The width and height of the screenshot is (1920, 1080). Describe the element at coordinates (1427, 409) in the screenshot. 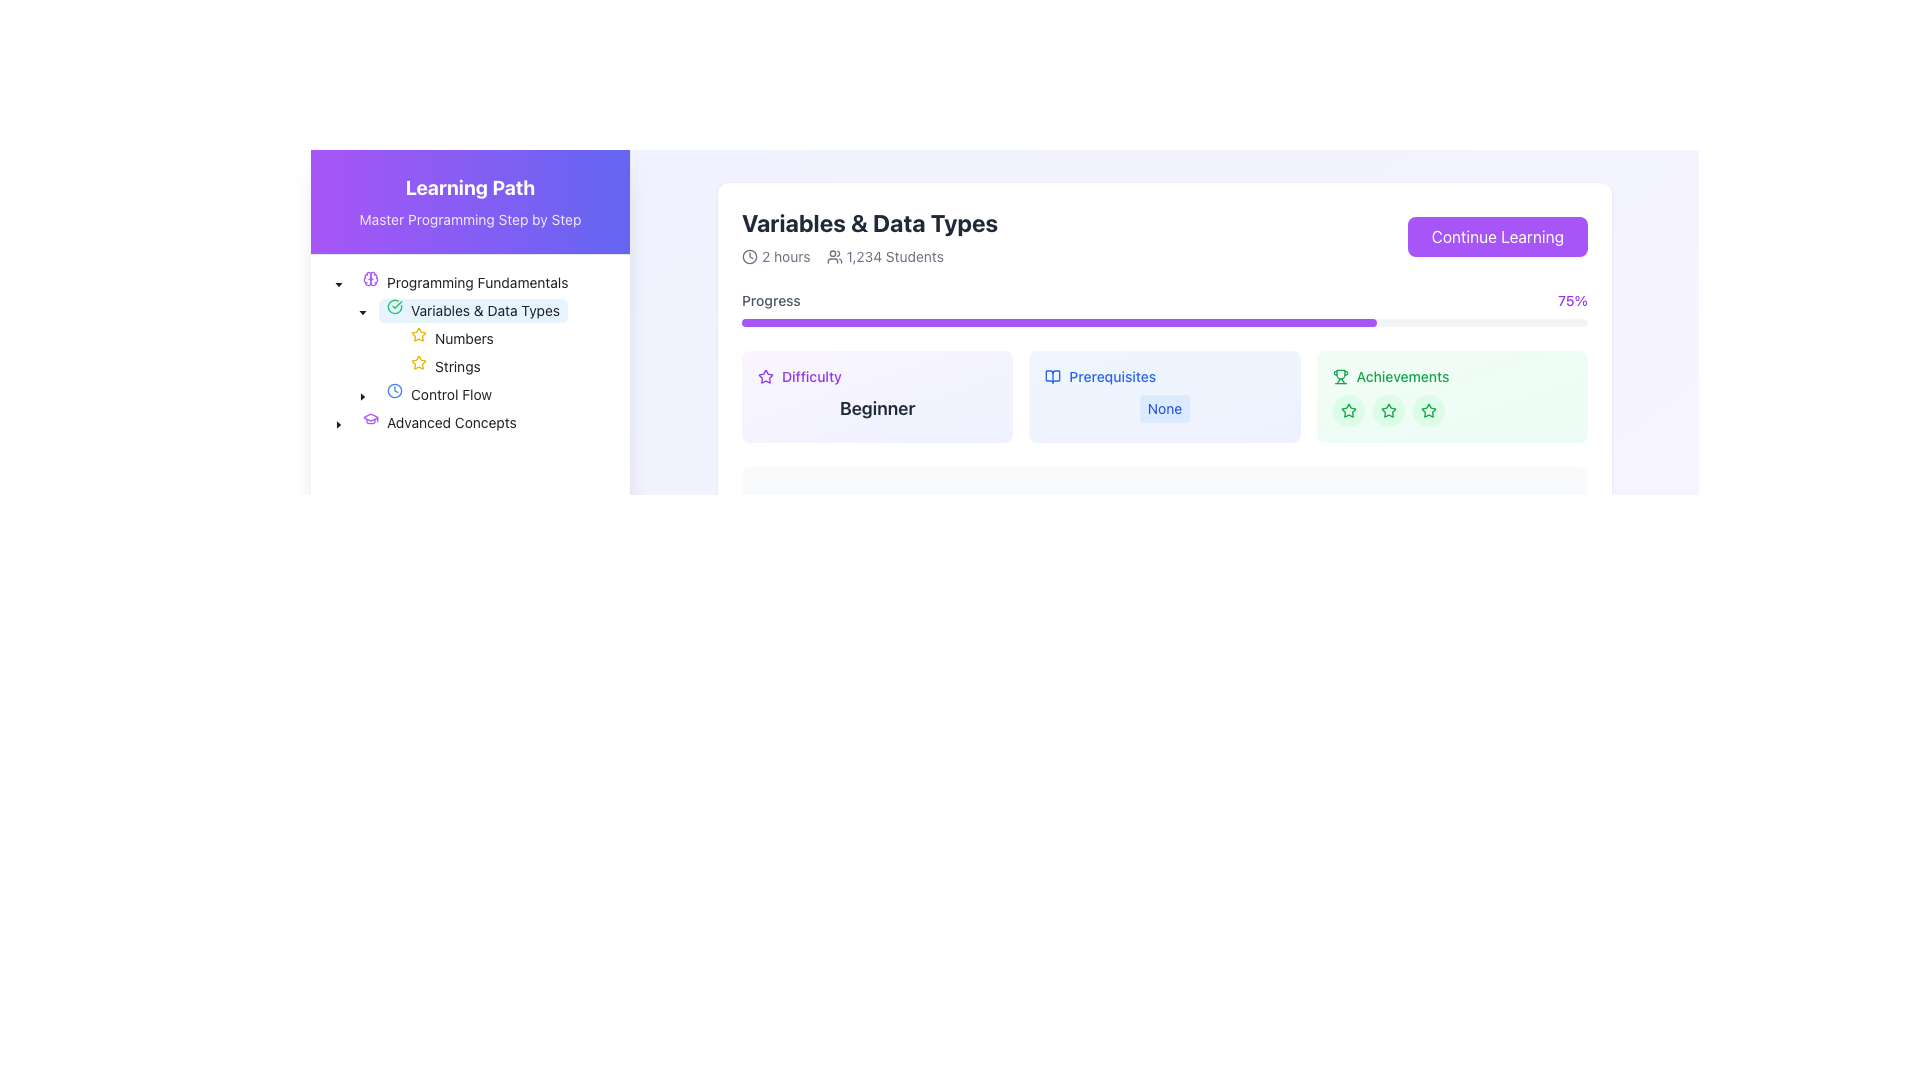

I see `the third star icon in the 'Achievements' section, which has a green outline and a transparent interior` at that location.